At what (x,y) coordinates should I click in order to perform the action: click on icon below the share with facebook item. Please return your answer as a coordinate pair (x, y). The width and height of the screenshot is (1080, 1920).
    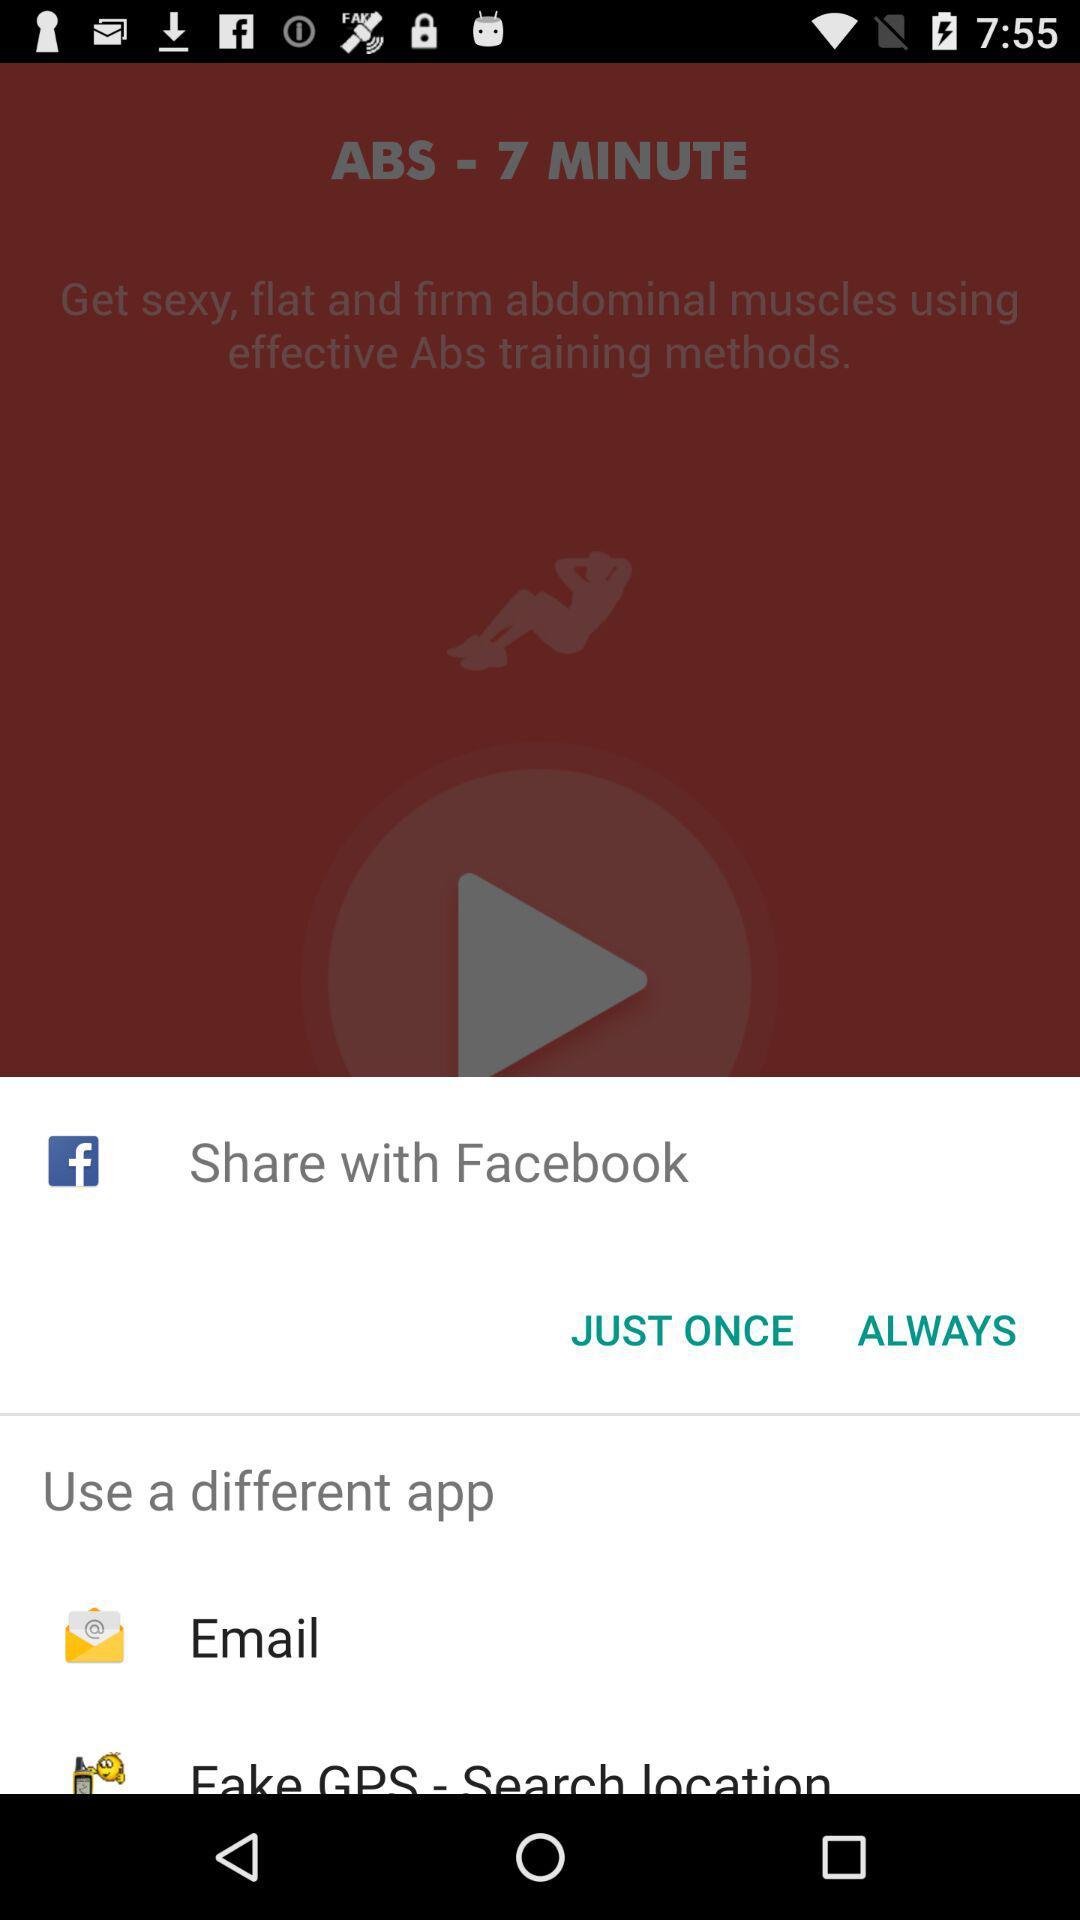
    Looking at the image, I should click on (681, 1329).